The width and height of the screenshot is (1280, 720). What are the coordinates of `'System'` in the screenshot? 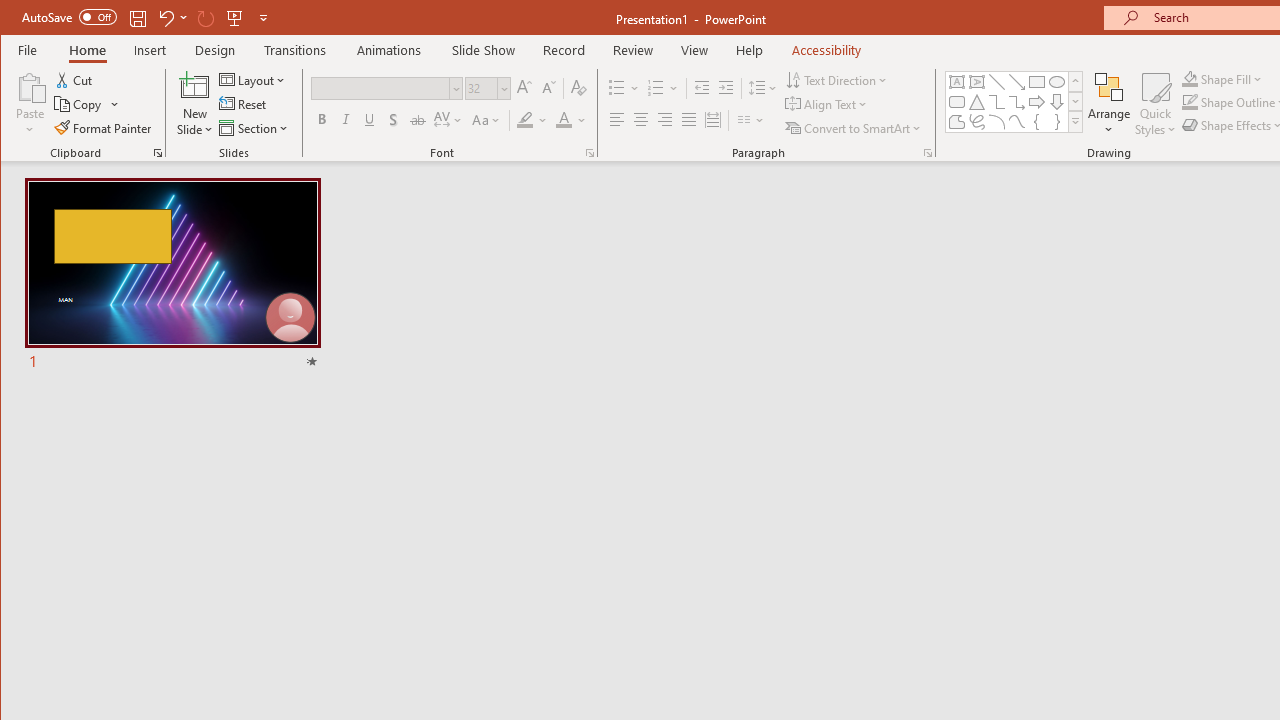 It's located at (18, 19).